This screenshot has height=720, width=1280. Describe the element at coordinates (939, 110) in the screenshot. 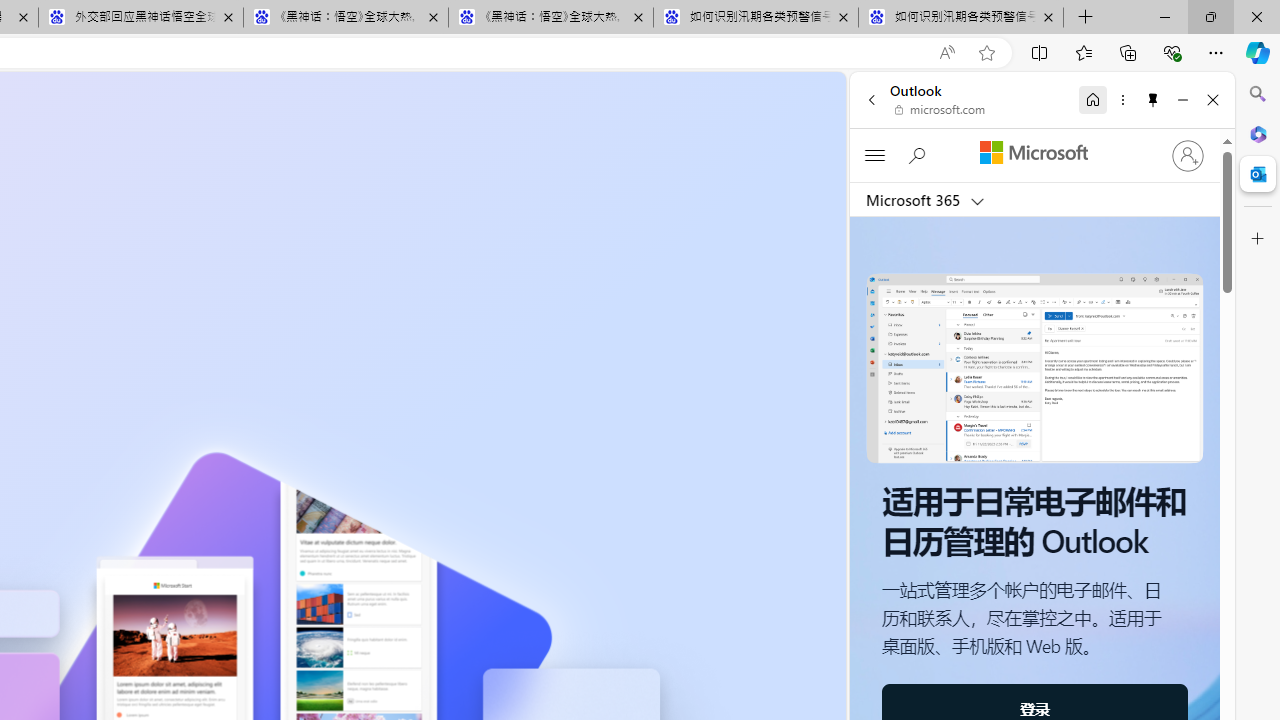

I see `'microsoft.com'` at that location.